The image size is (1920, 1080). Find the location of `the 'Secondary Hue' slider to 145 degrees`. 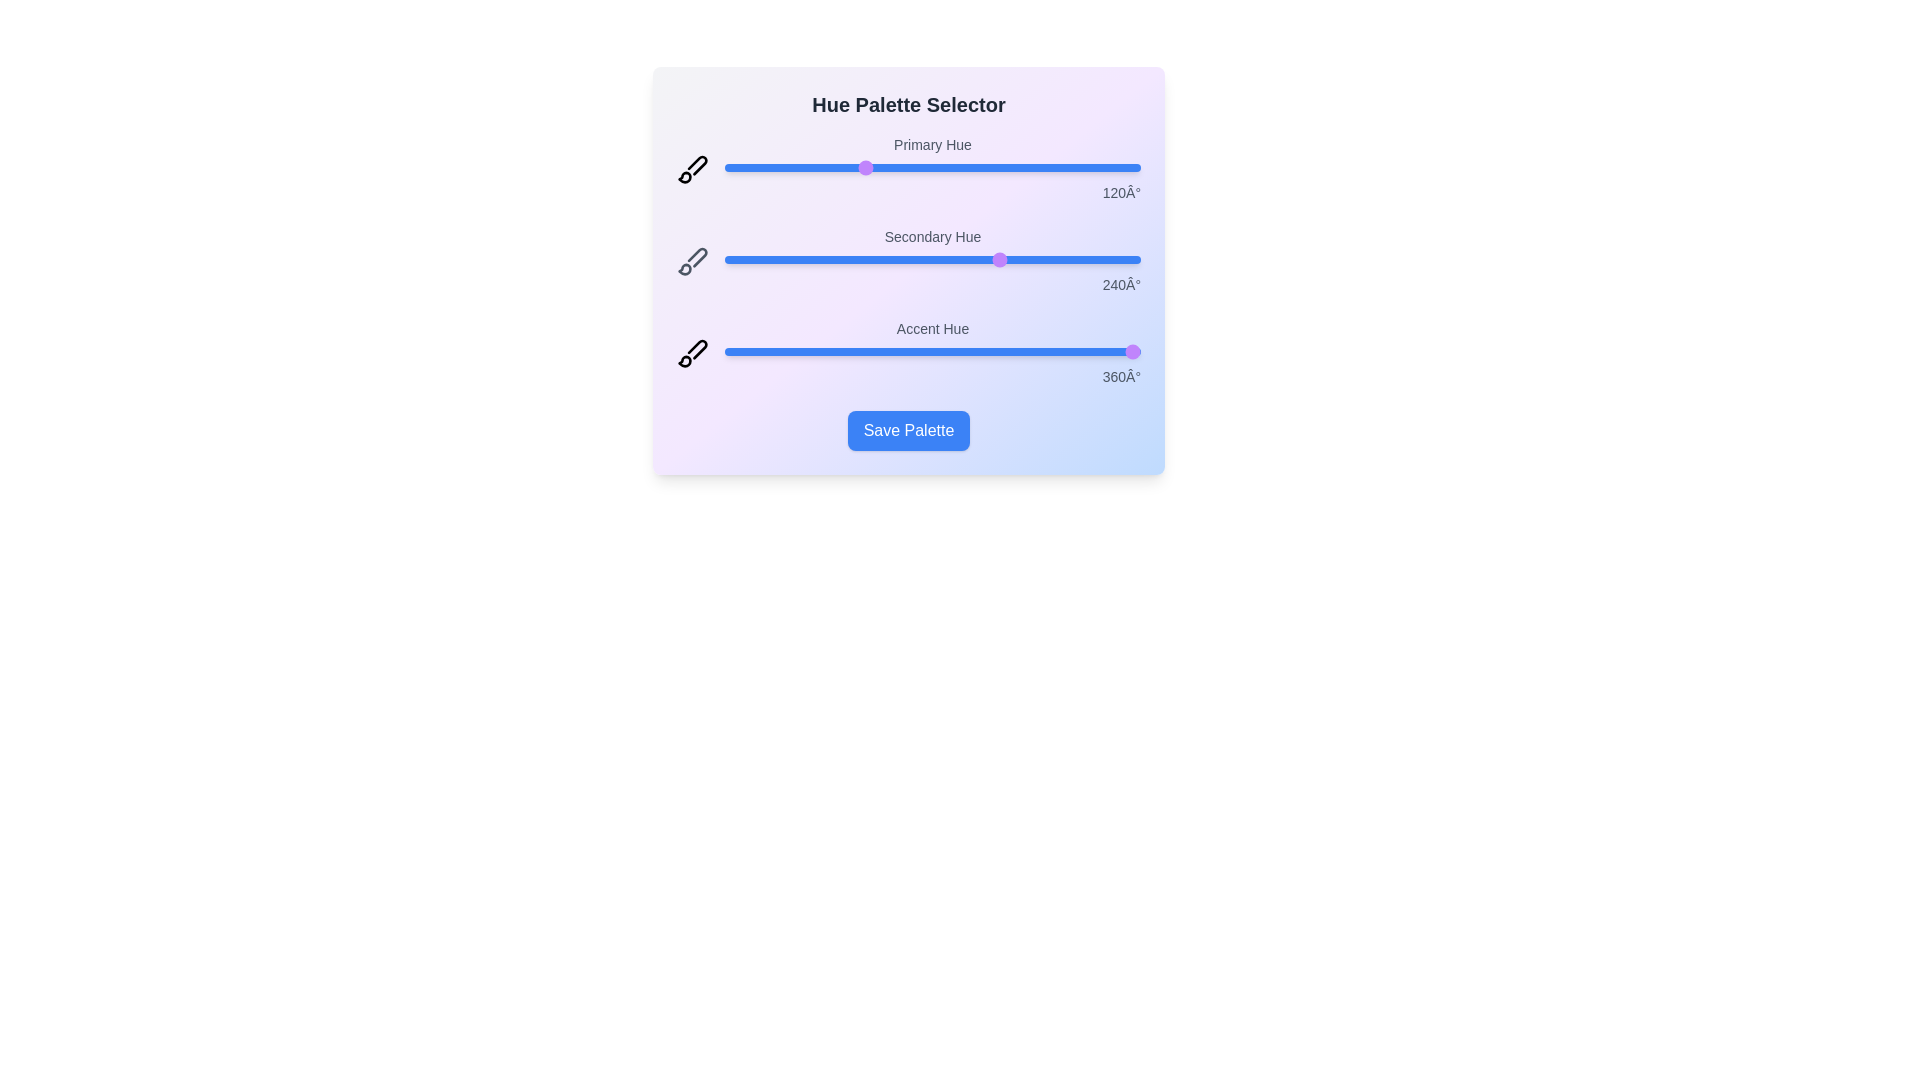

the 'Secondary Hue' slider to 145 degrees is located at coordinates (891, 258).